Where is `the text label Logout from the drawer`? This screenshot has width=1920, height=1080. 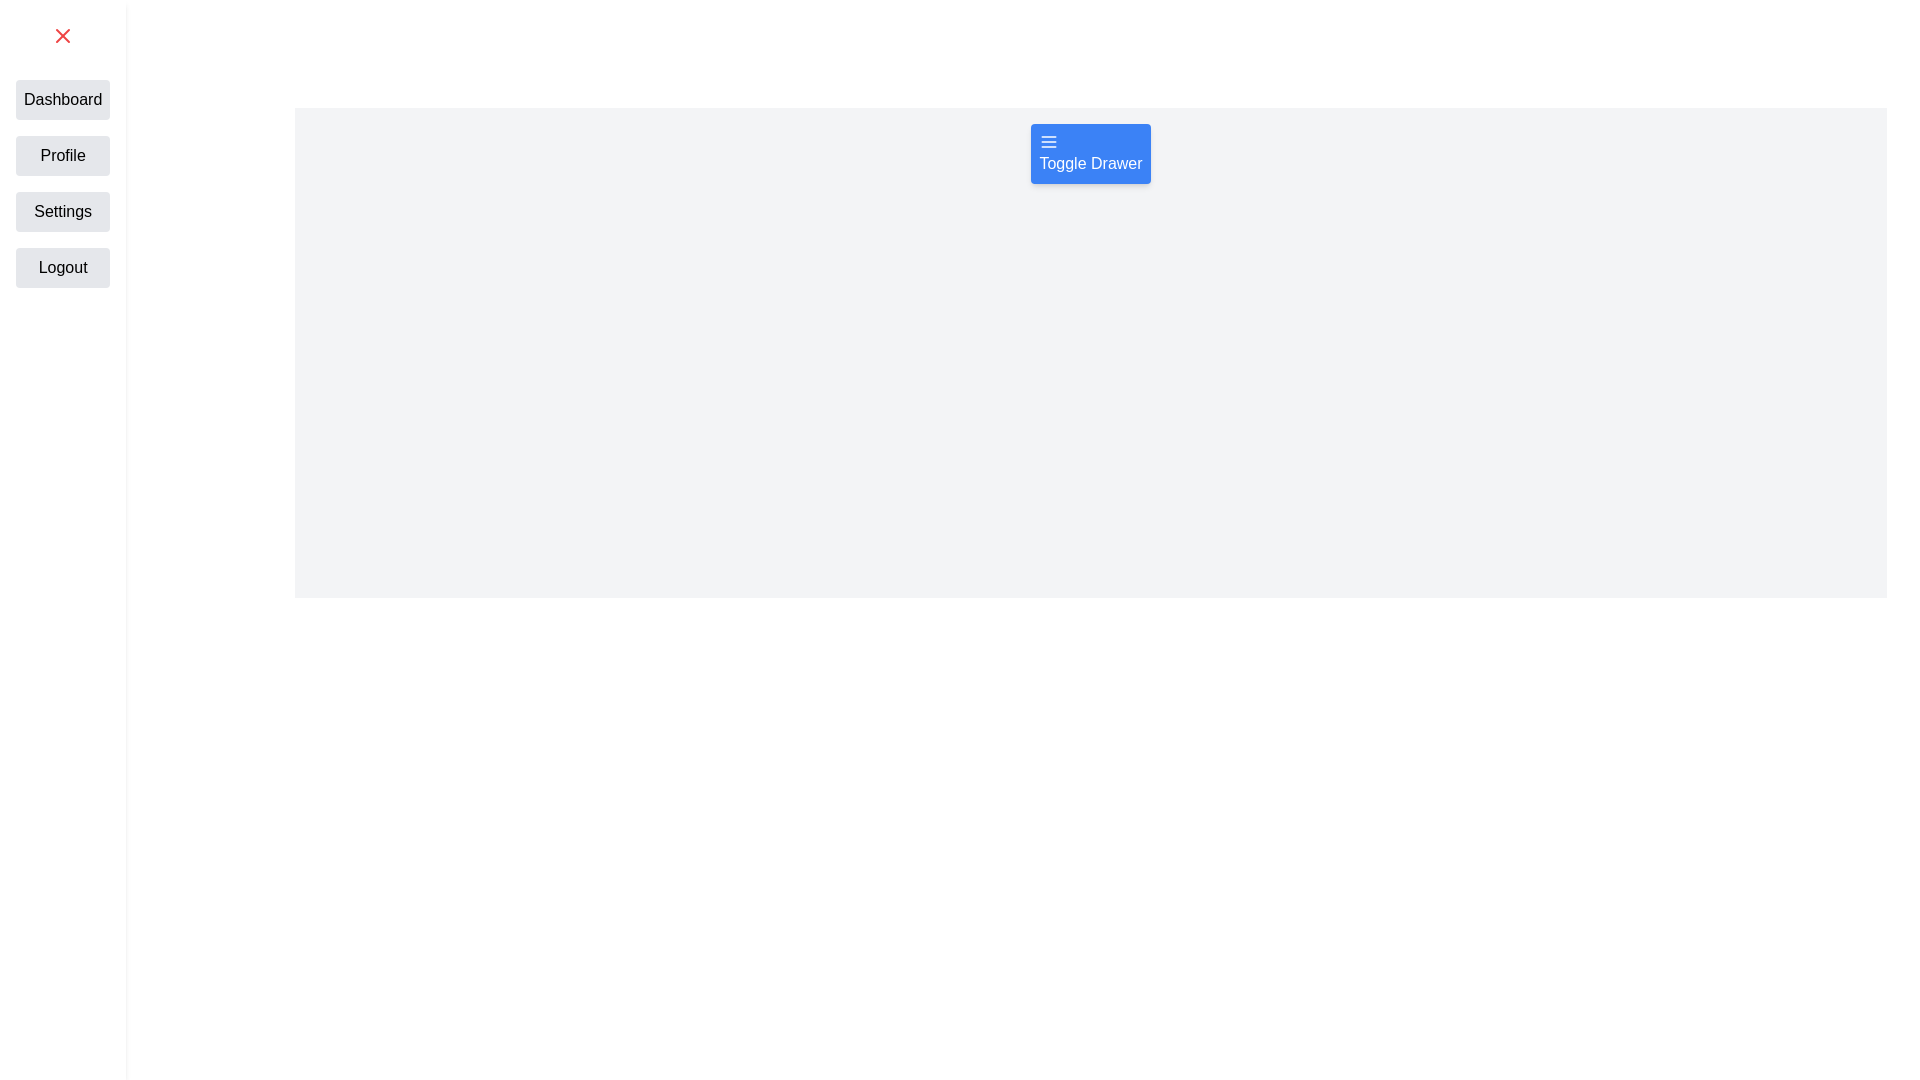 the text label Logout from the drawer is located at coordinates (63, 266).